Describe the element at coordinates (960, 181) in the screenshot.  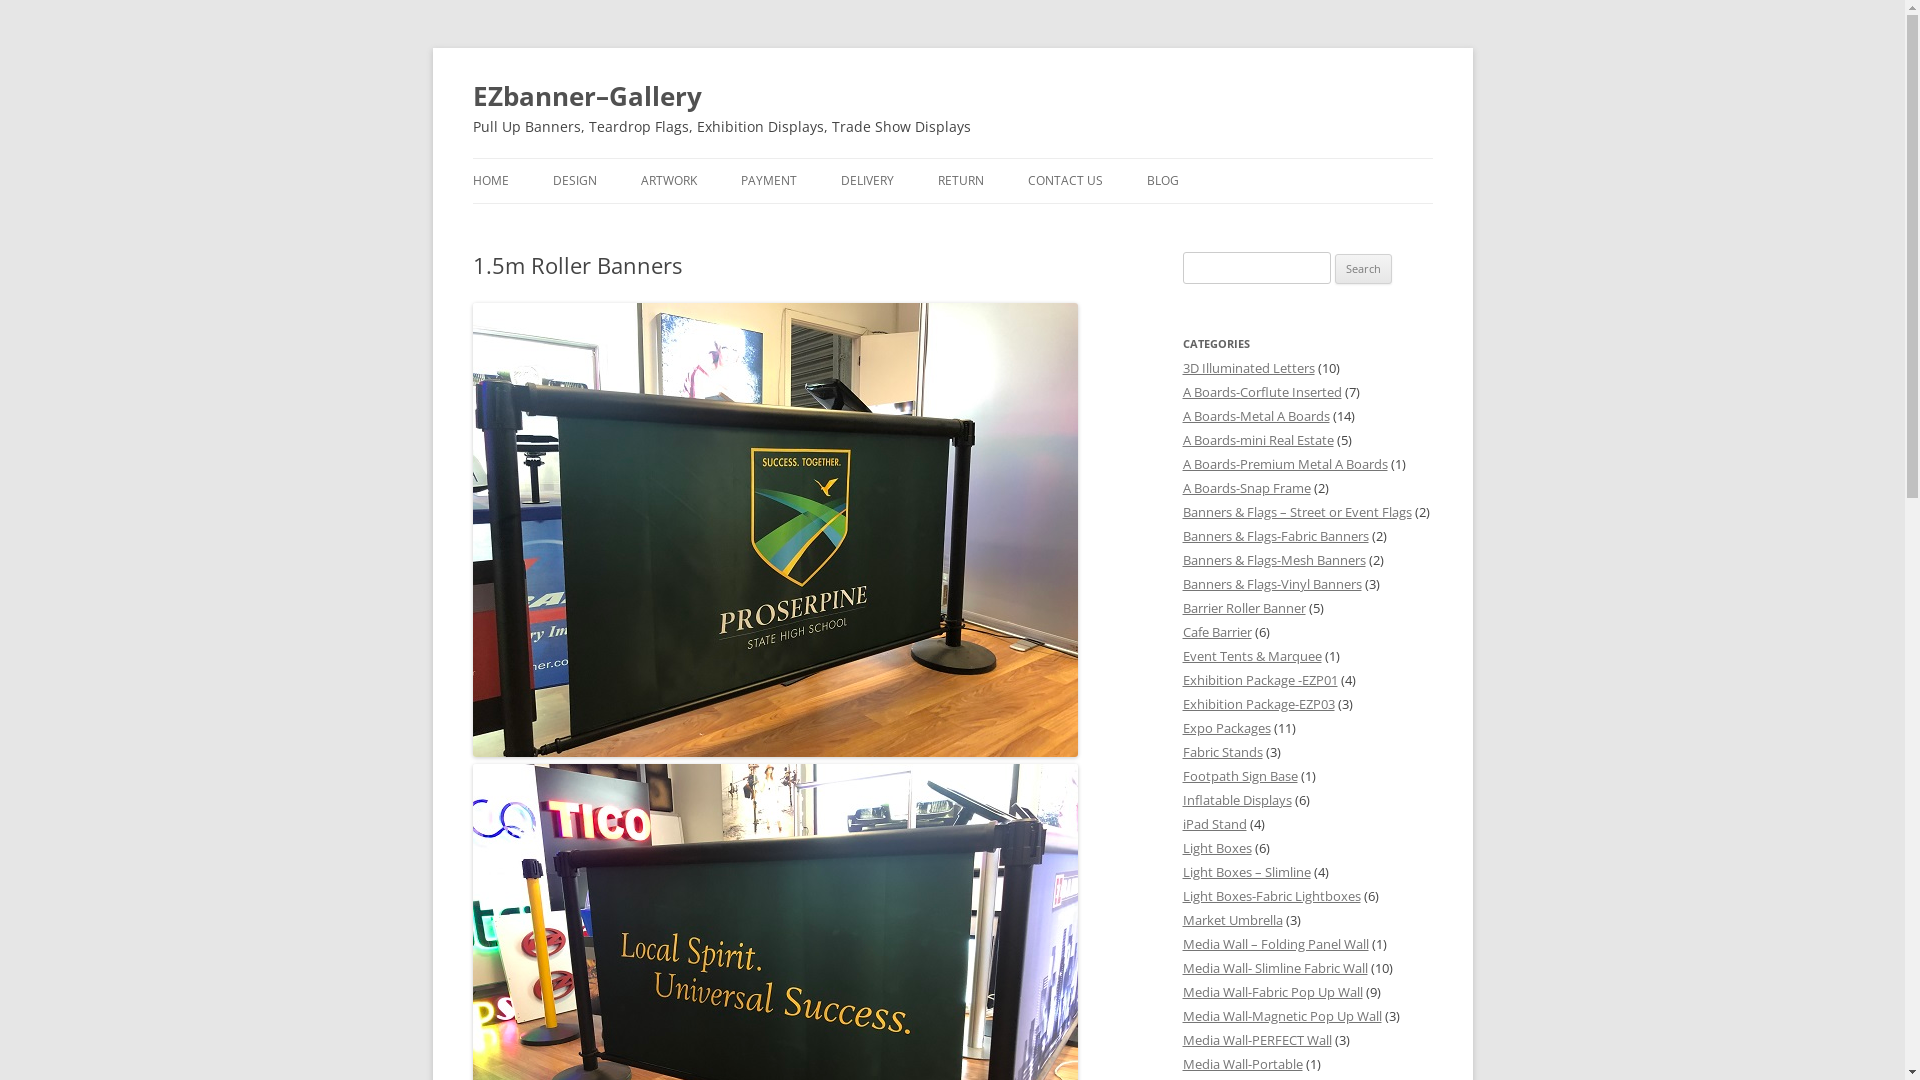
I see `'RETURN'` at that location.